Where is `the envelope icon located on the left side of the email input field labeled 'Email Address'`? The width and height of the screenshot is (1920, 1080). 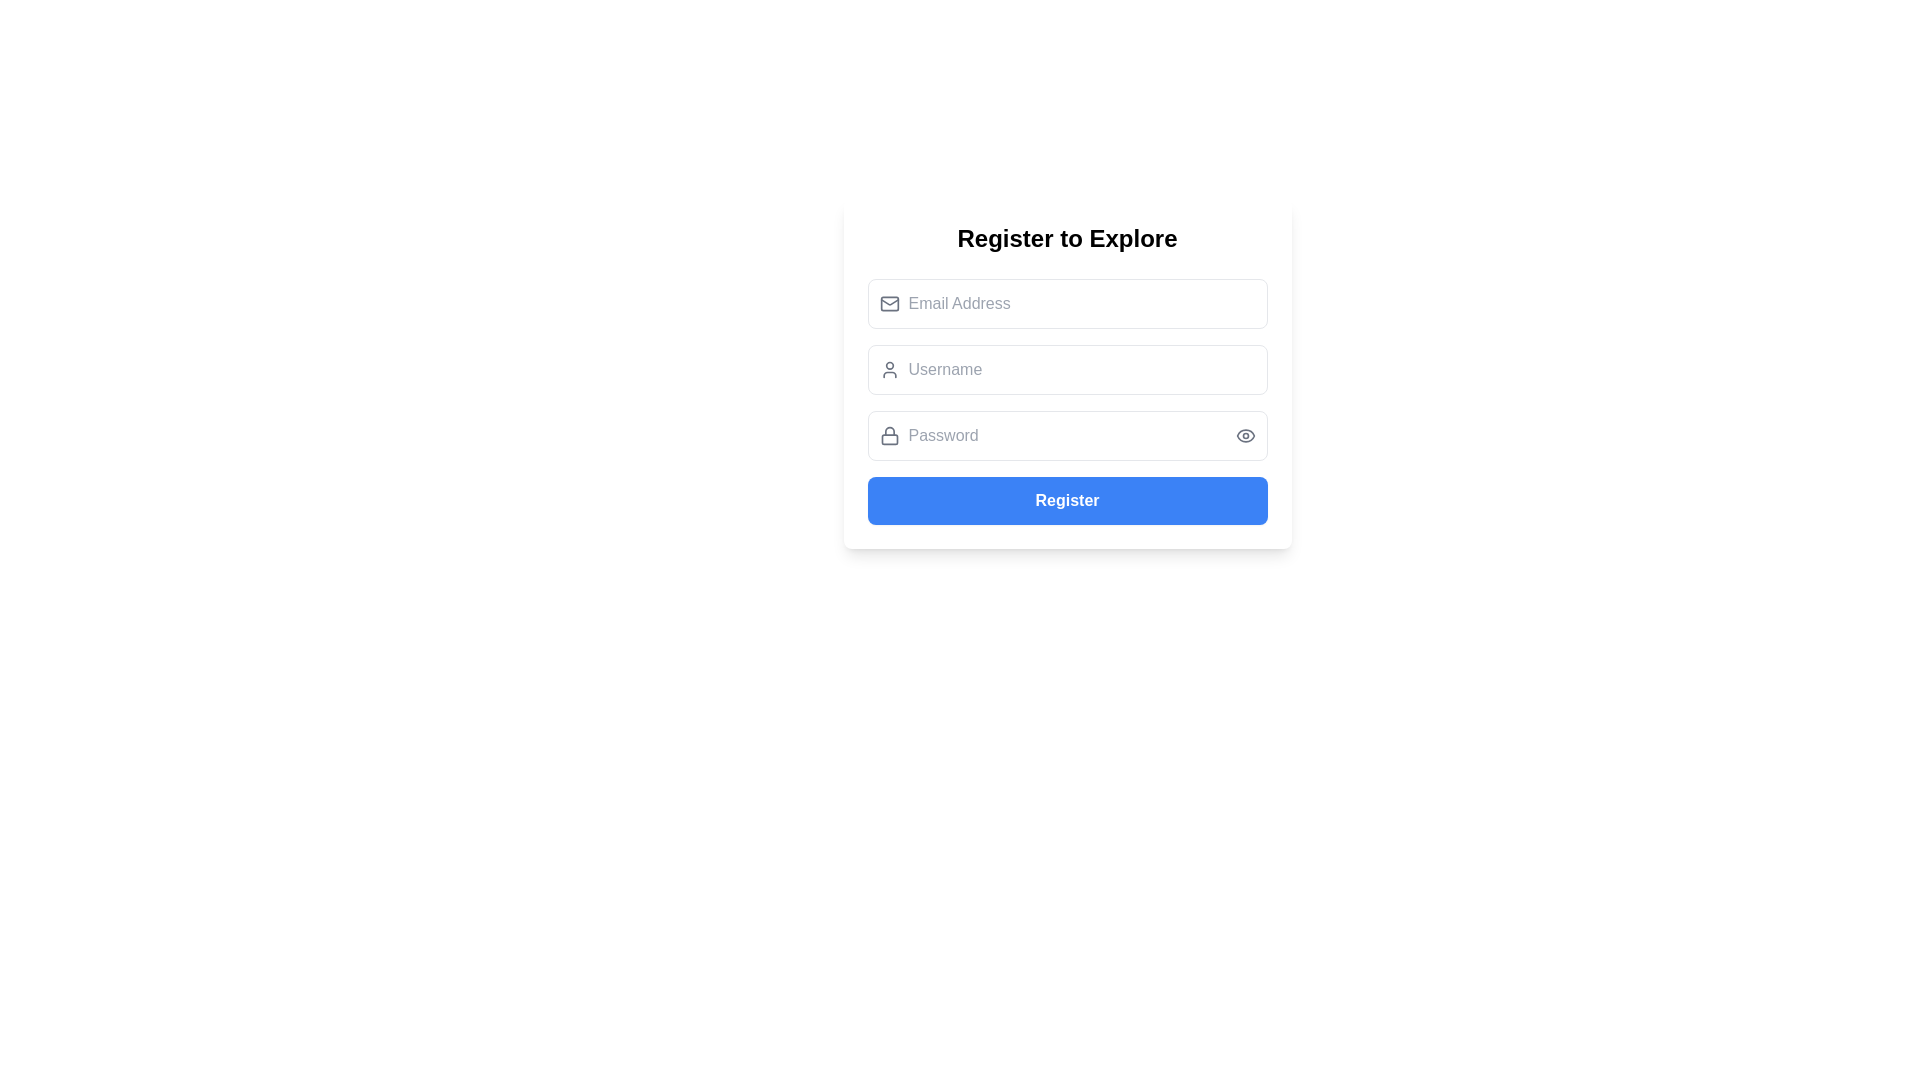 the envelope icon located on the left side of the email input field labeled 'Email Address' is located at coordinates (888, 304).